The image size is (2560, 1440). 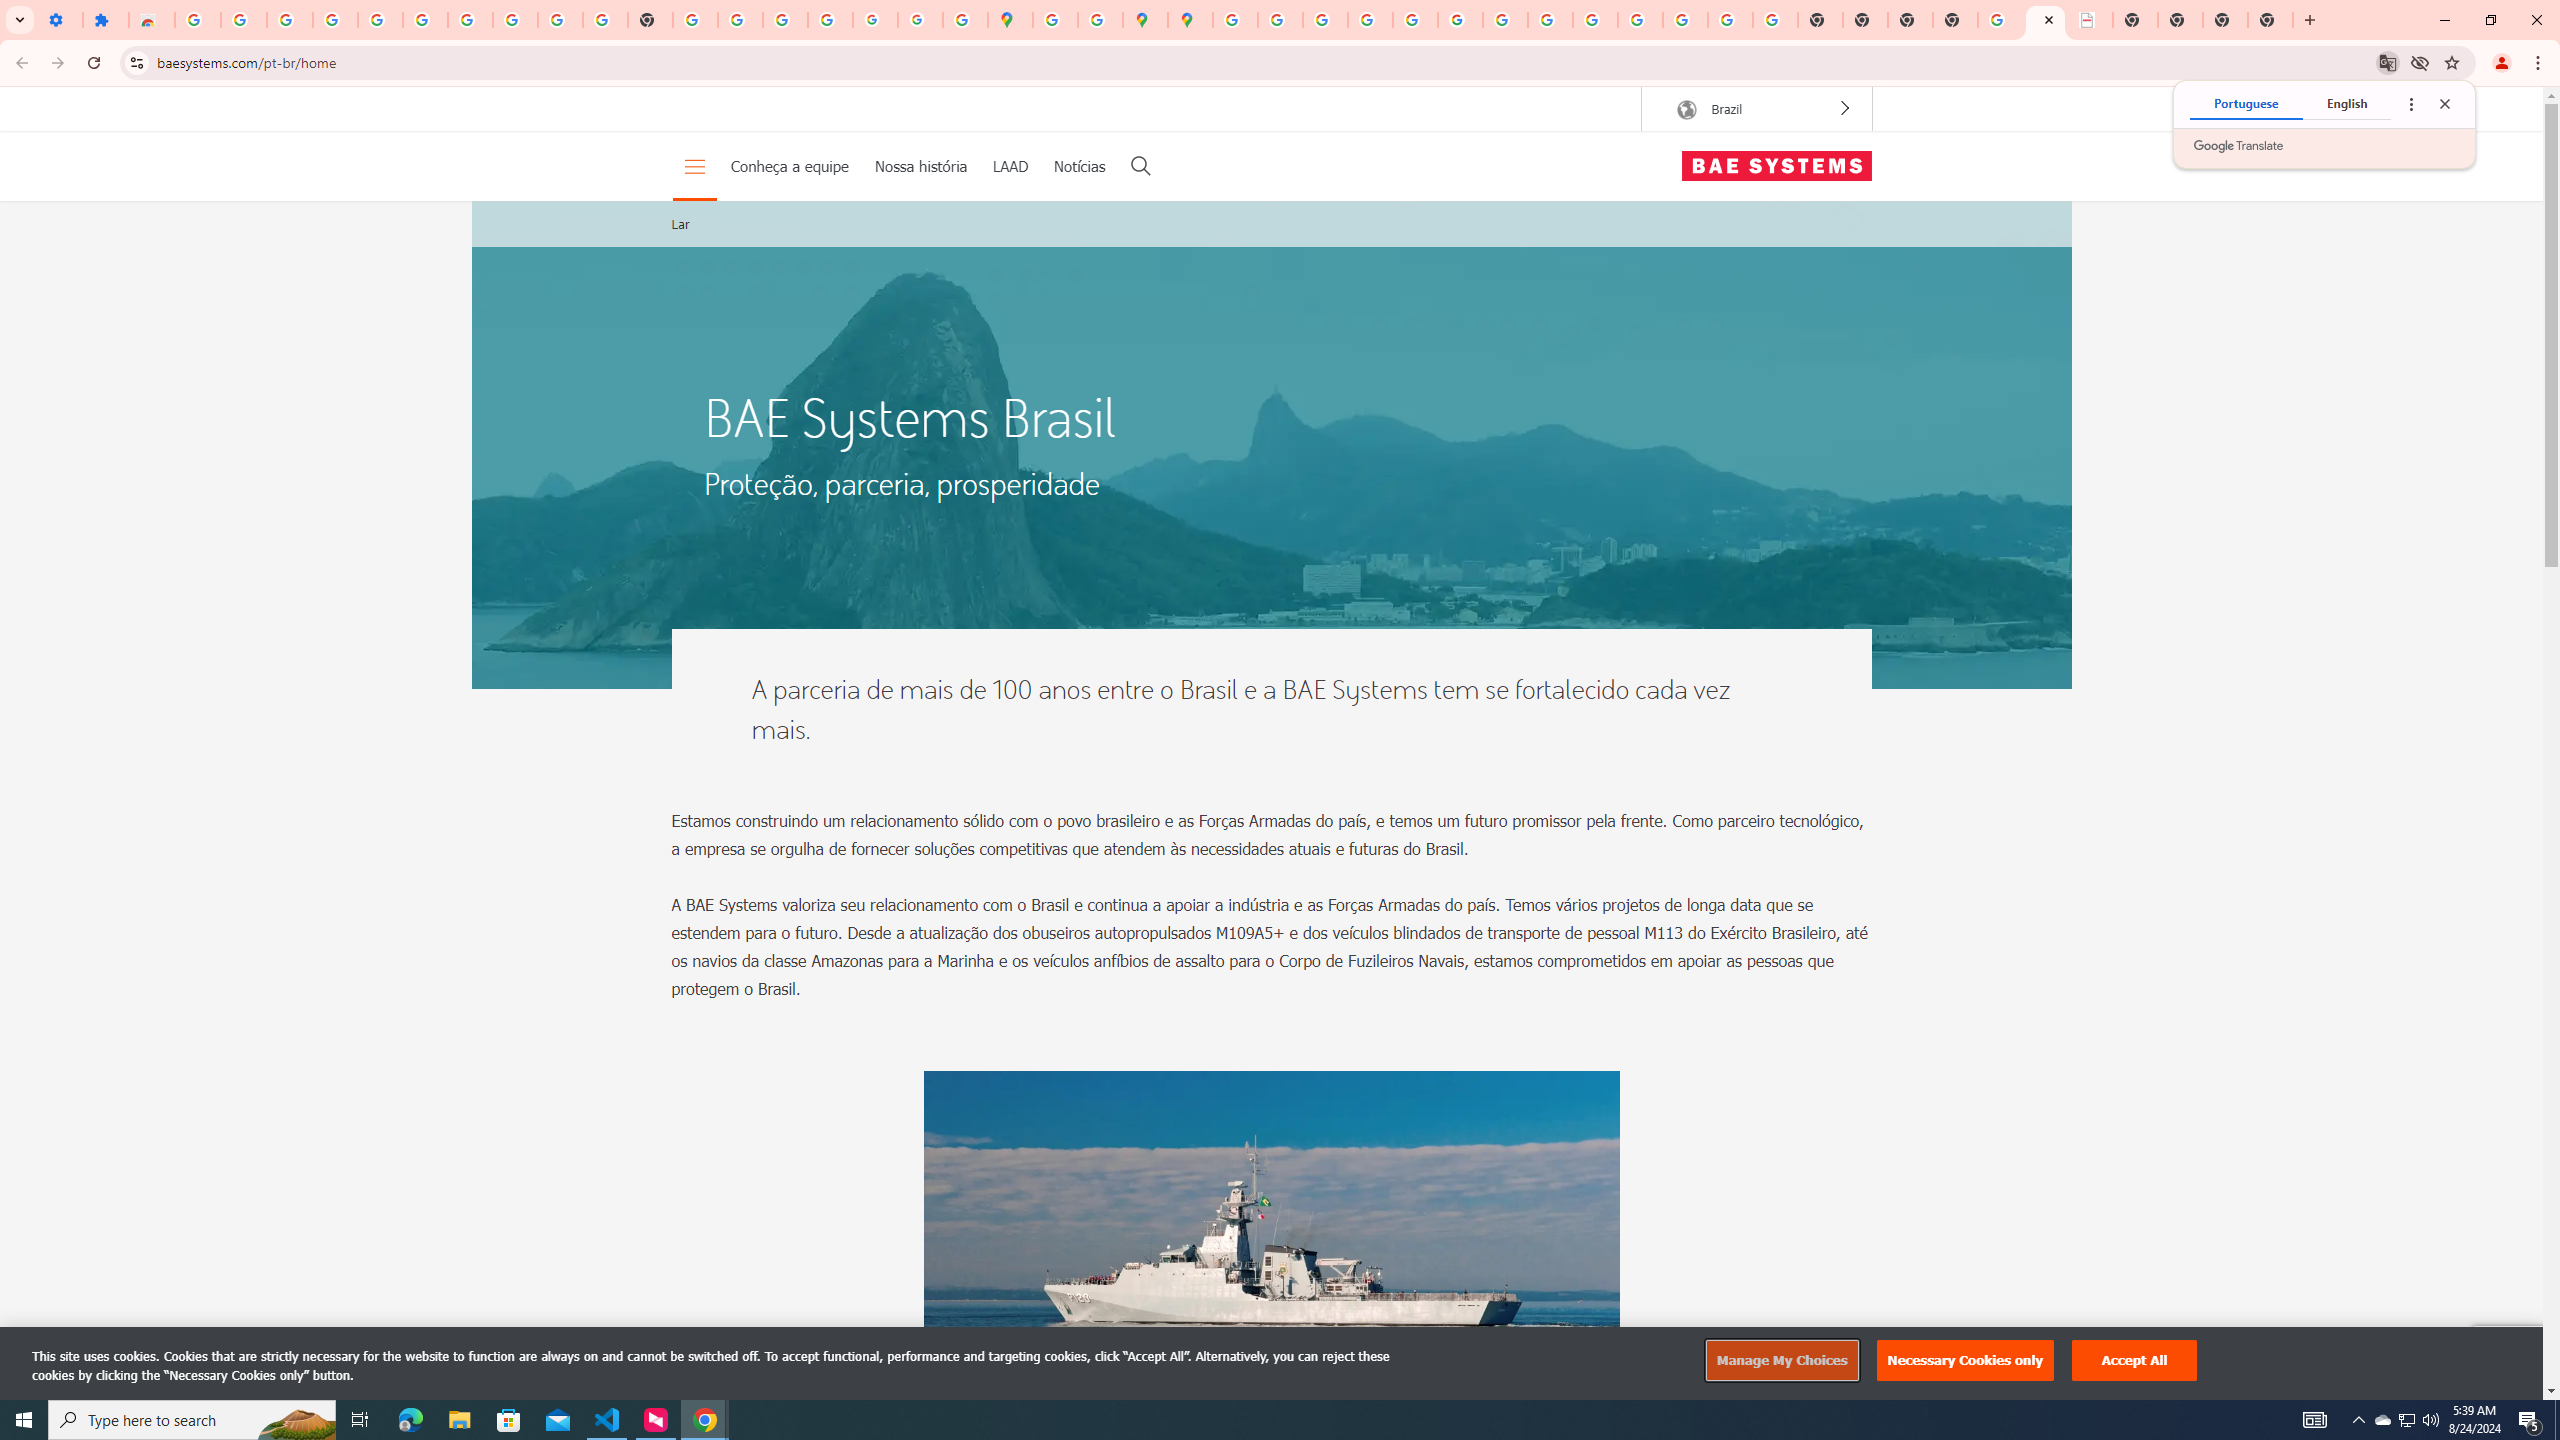 I want to click on 'Translate this page', so click(x=2388, y=61).